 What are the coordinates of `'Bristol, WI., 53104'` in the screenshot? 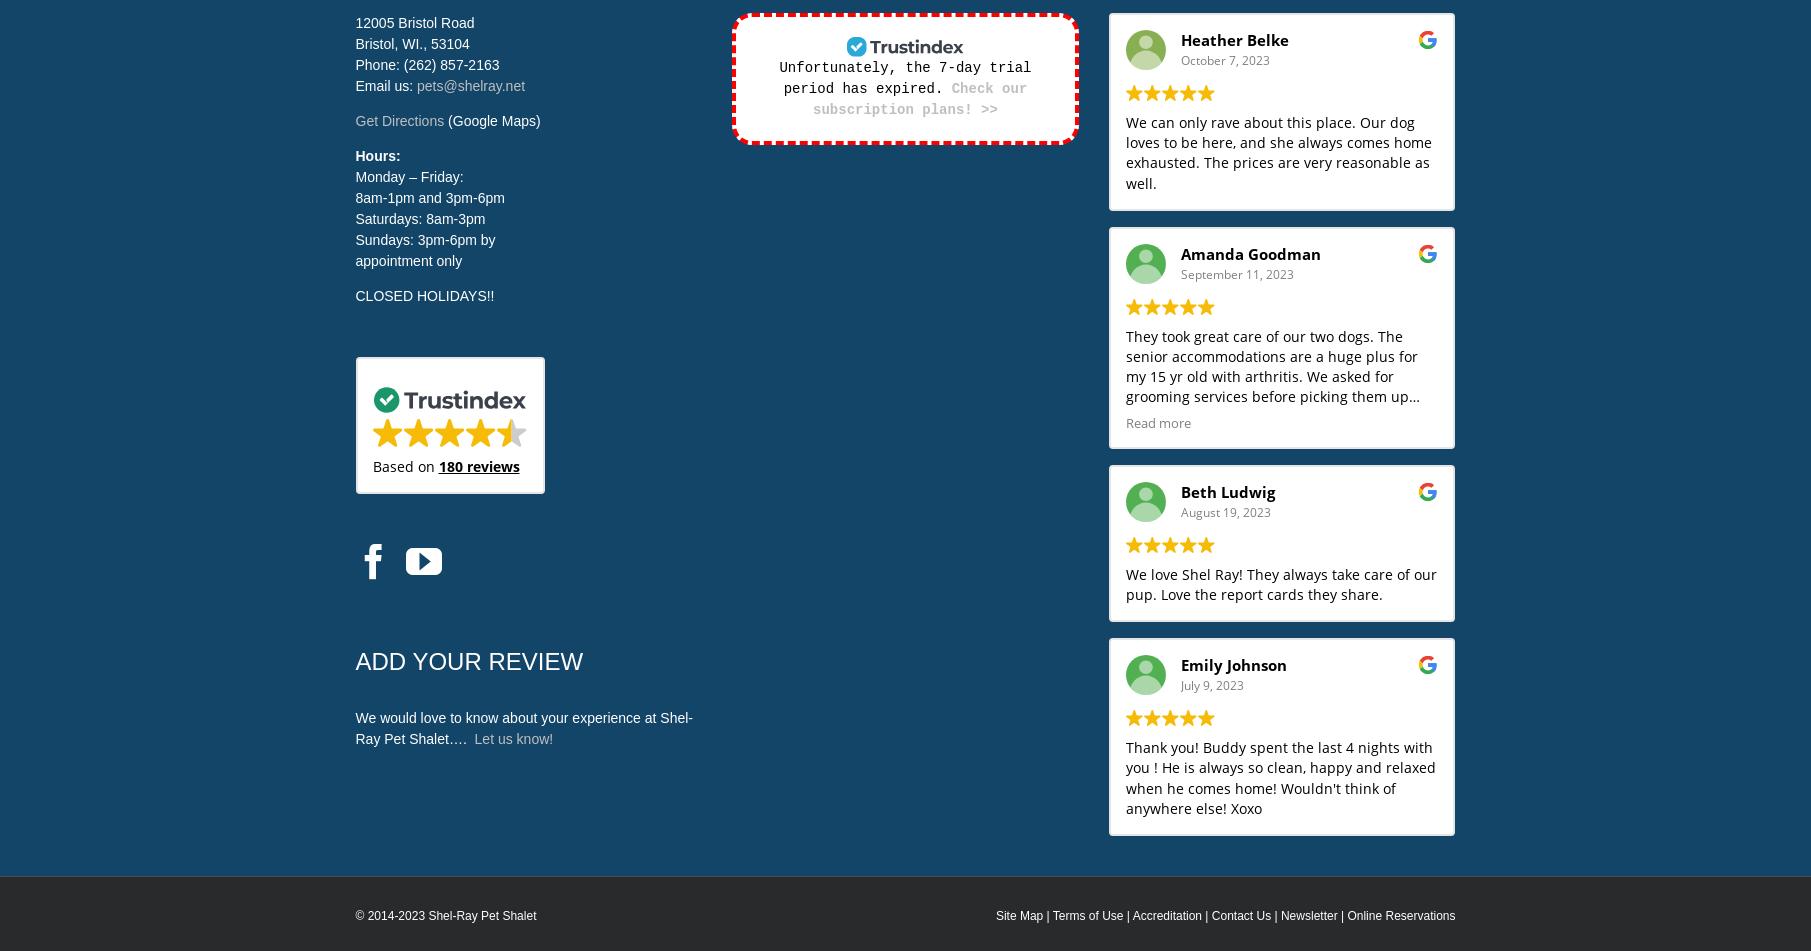 It's located at (412, 44).